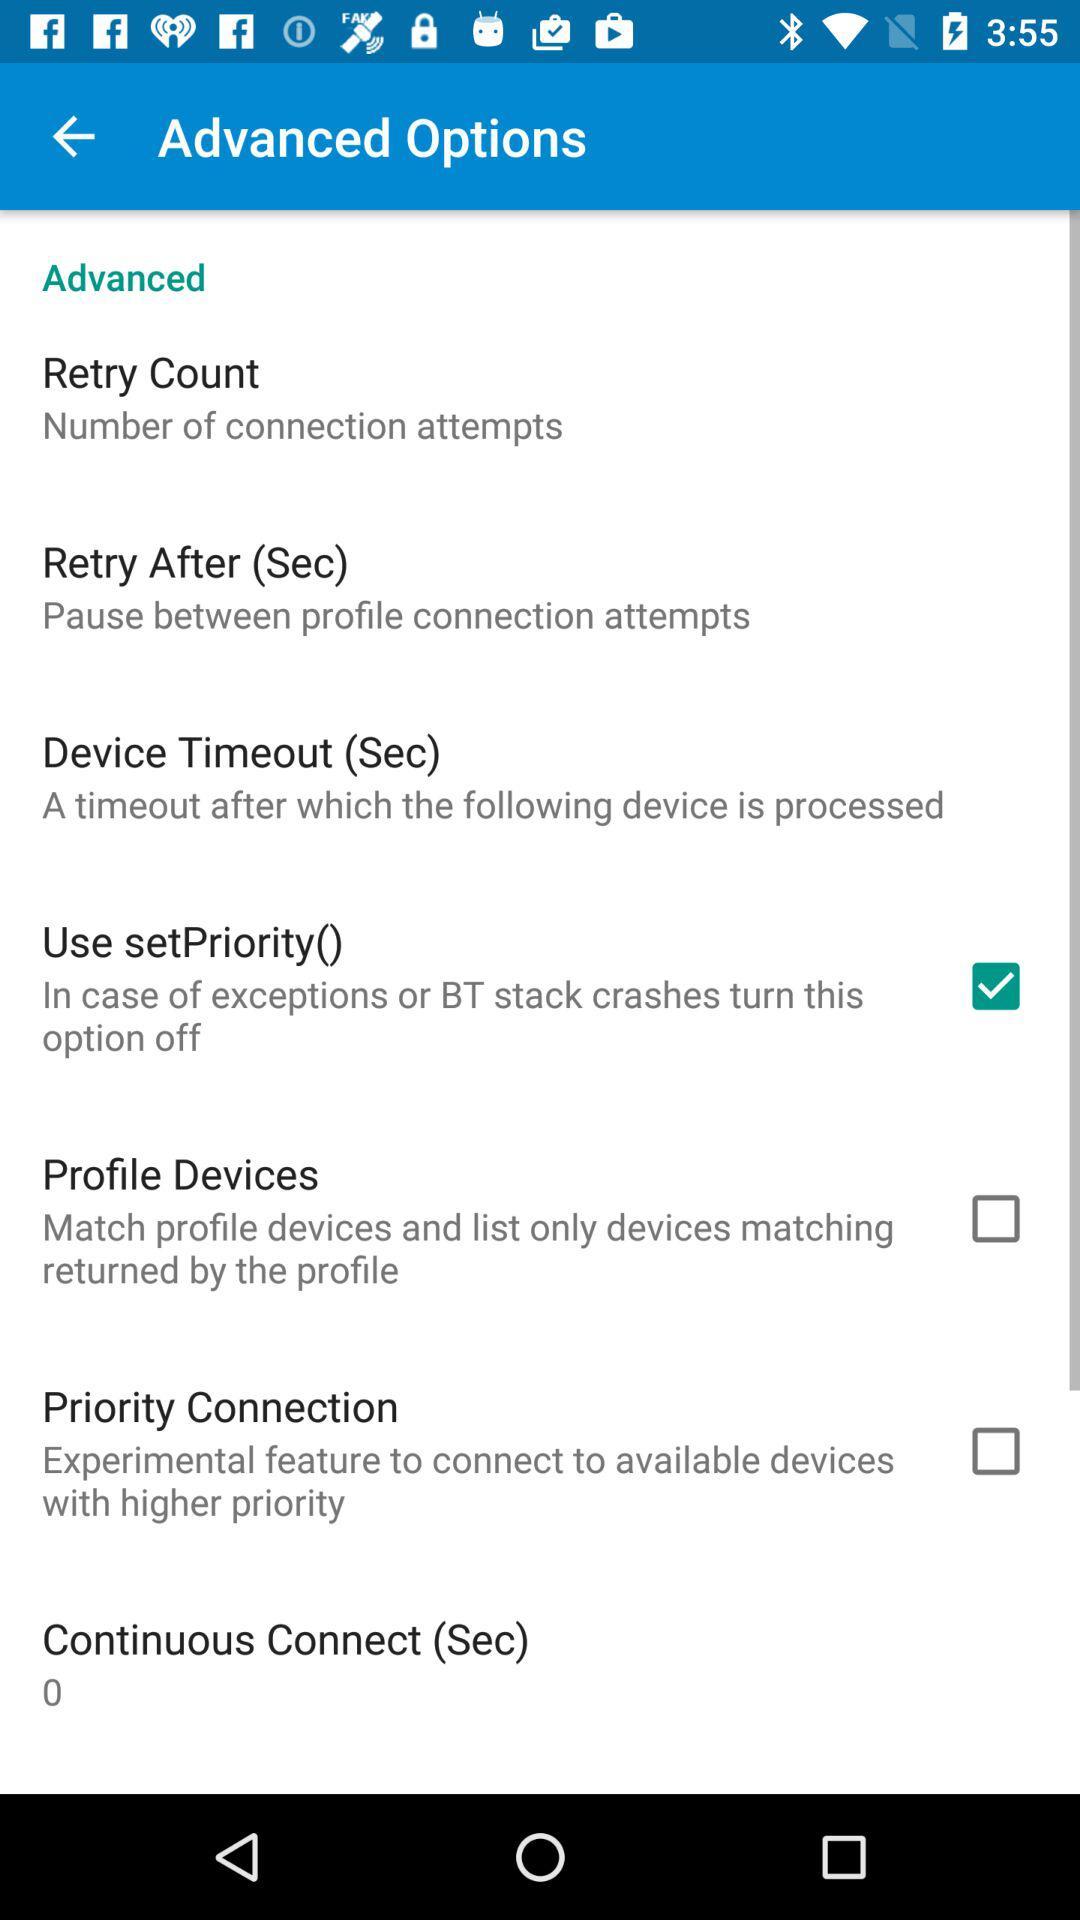 The height and width of the screenshot is (1920, 1080). Describe the element at coordinates (477, 1015) in the screenshot. I see `the item above profile devices icon` at that location.